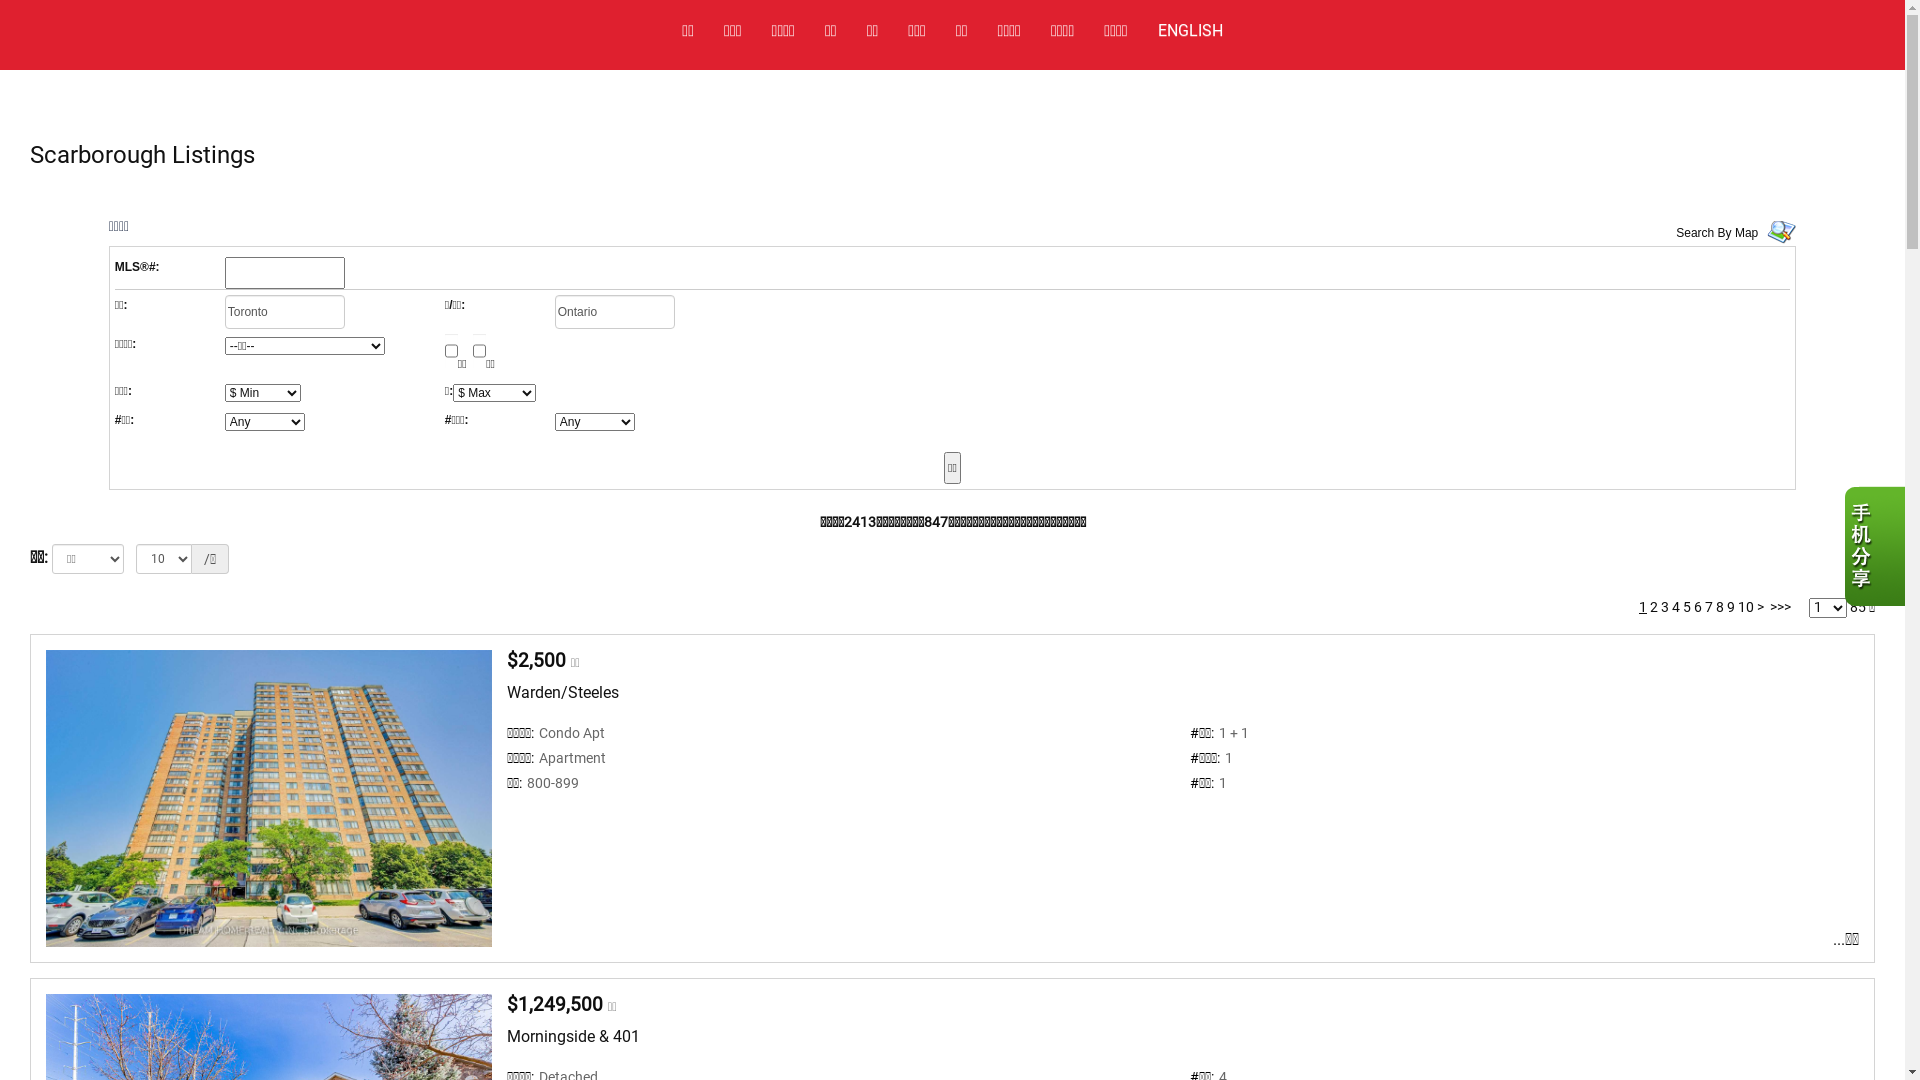 This screenshot has width=1920, height=1080. I want to click on '10', so click(1745, 605).